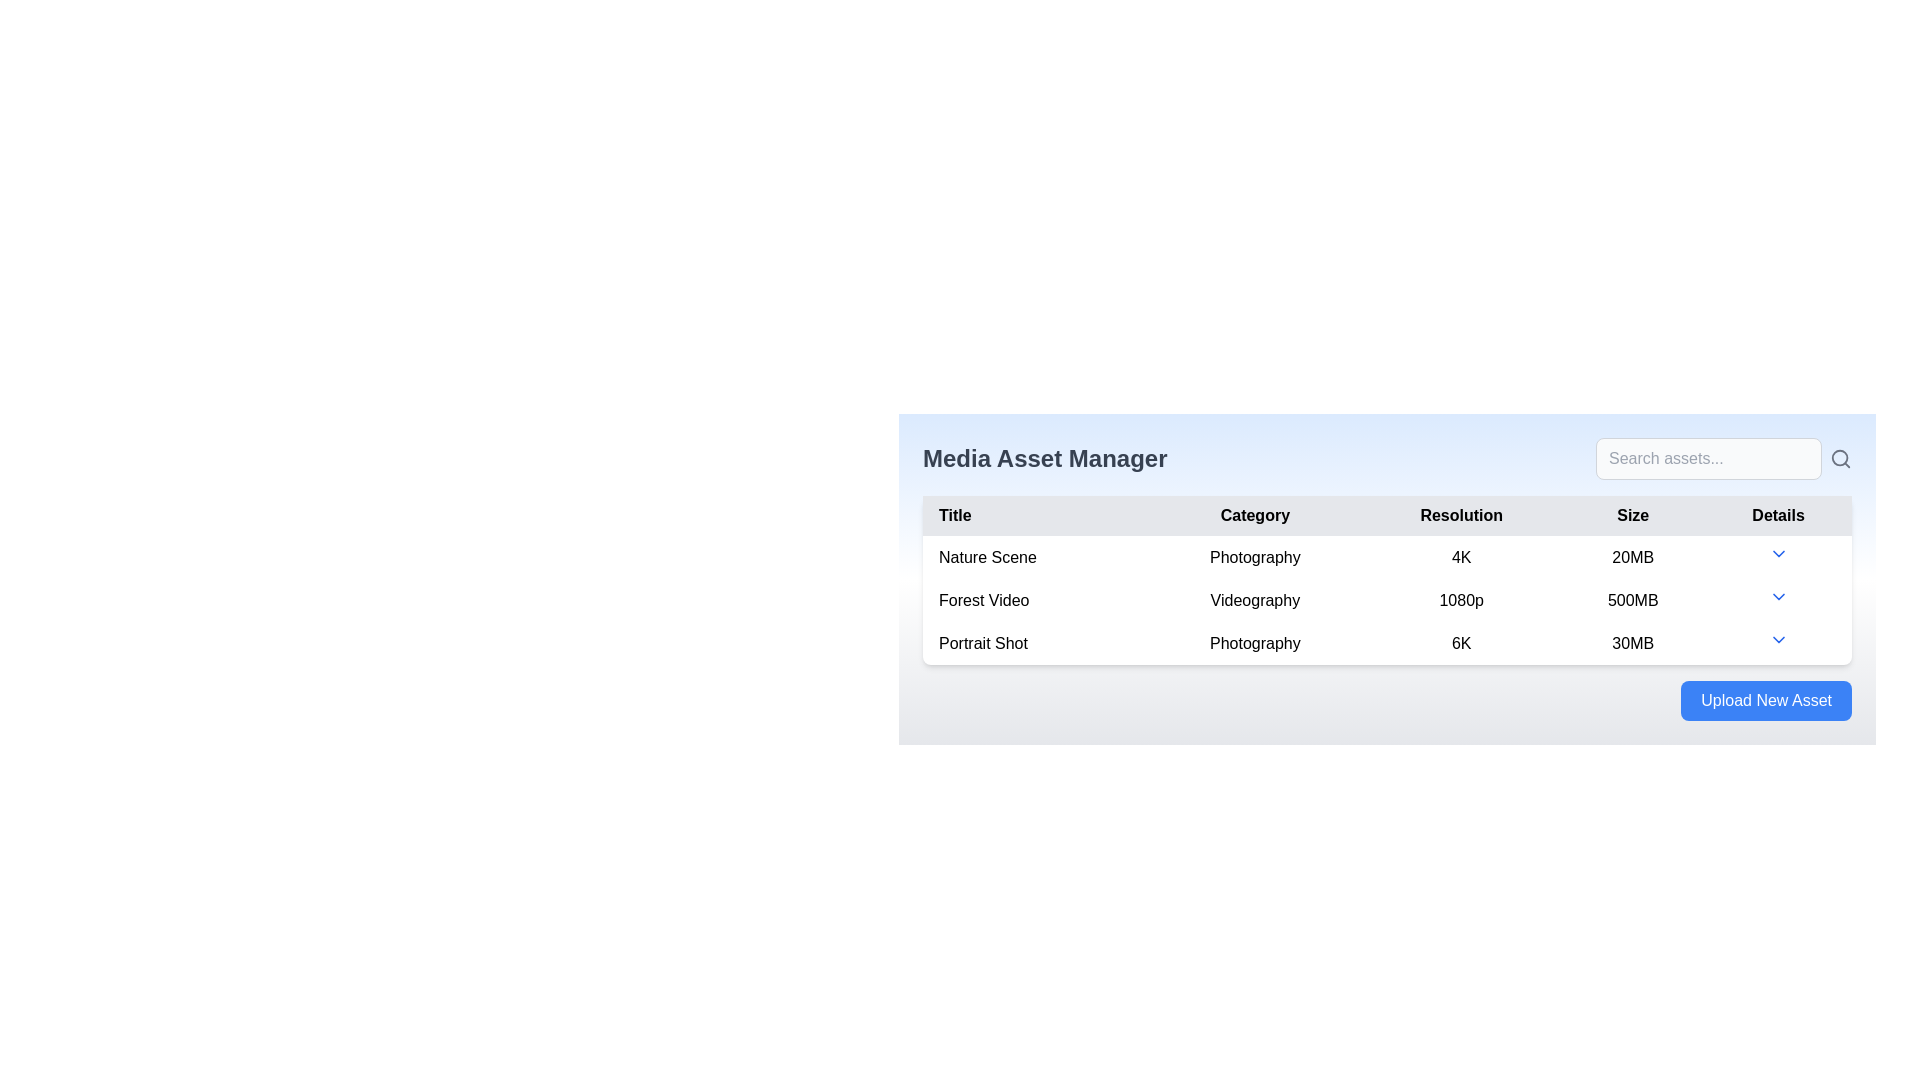  What do you see at coordinates (1386, 643) in the screenshot?
I see `the individual items in the third row of the 'Media Asset Manager' table, which presents details about a media asset` at bounding box center [1386, 643].